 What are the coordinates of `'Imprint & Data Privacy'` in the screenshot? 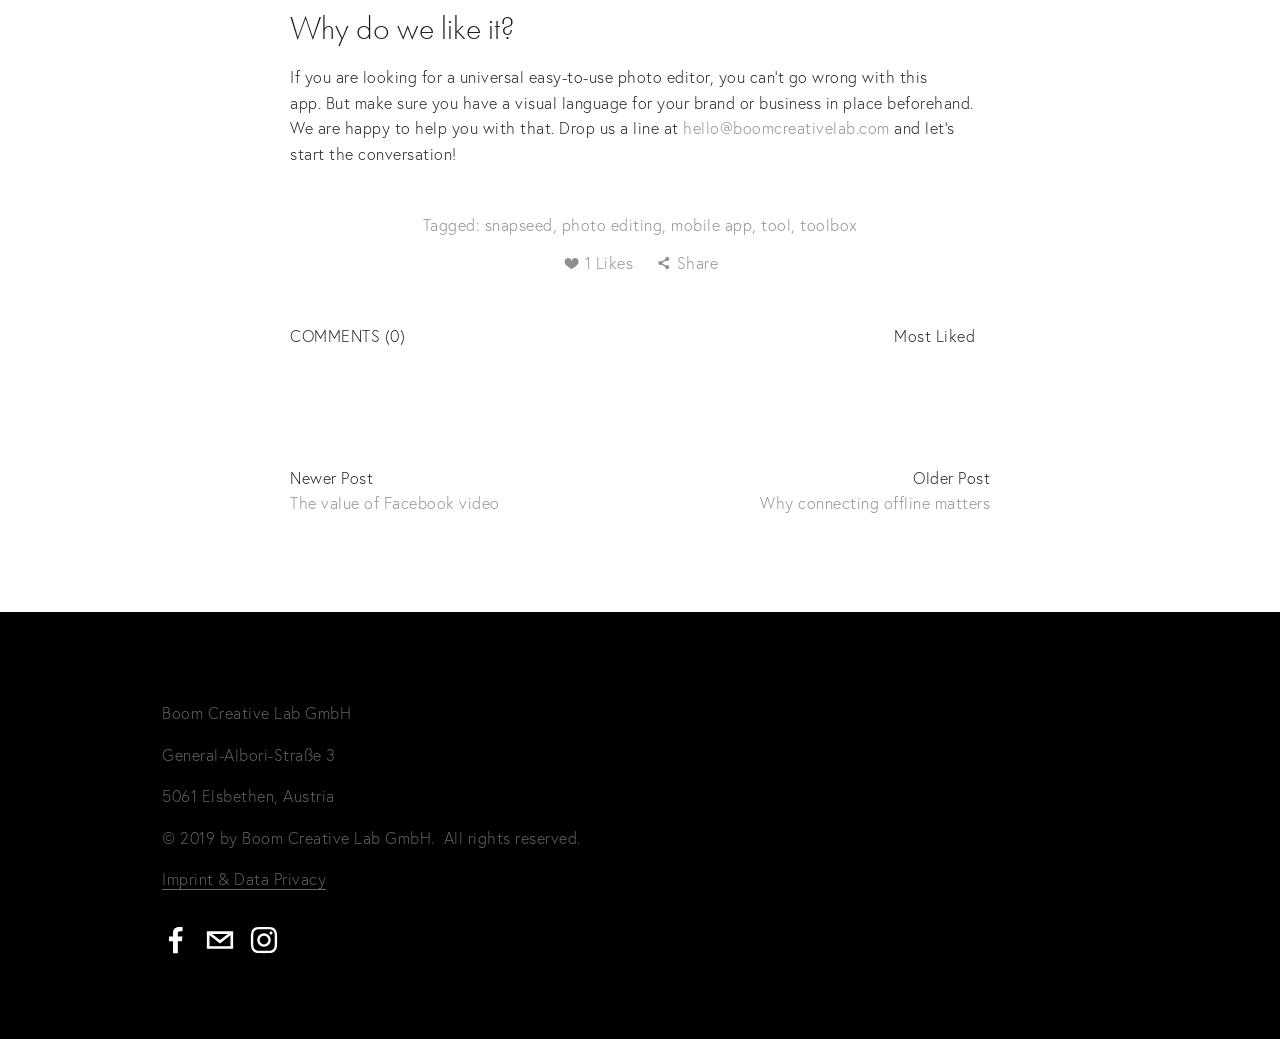 It's located at (242, 878).